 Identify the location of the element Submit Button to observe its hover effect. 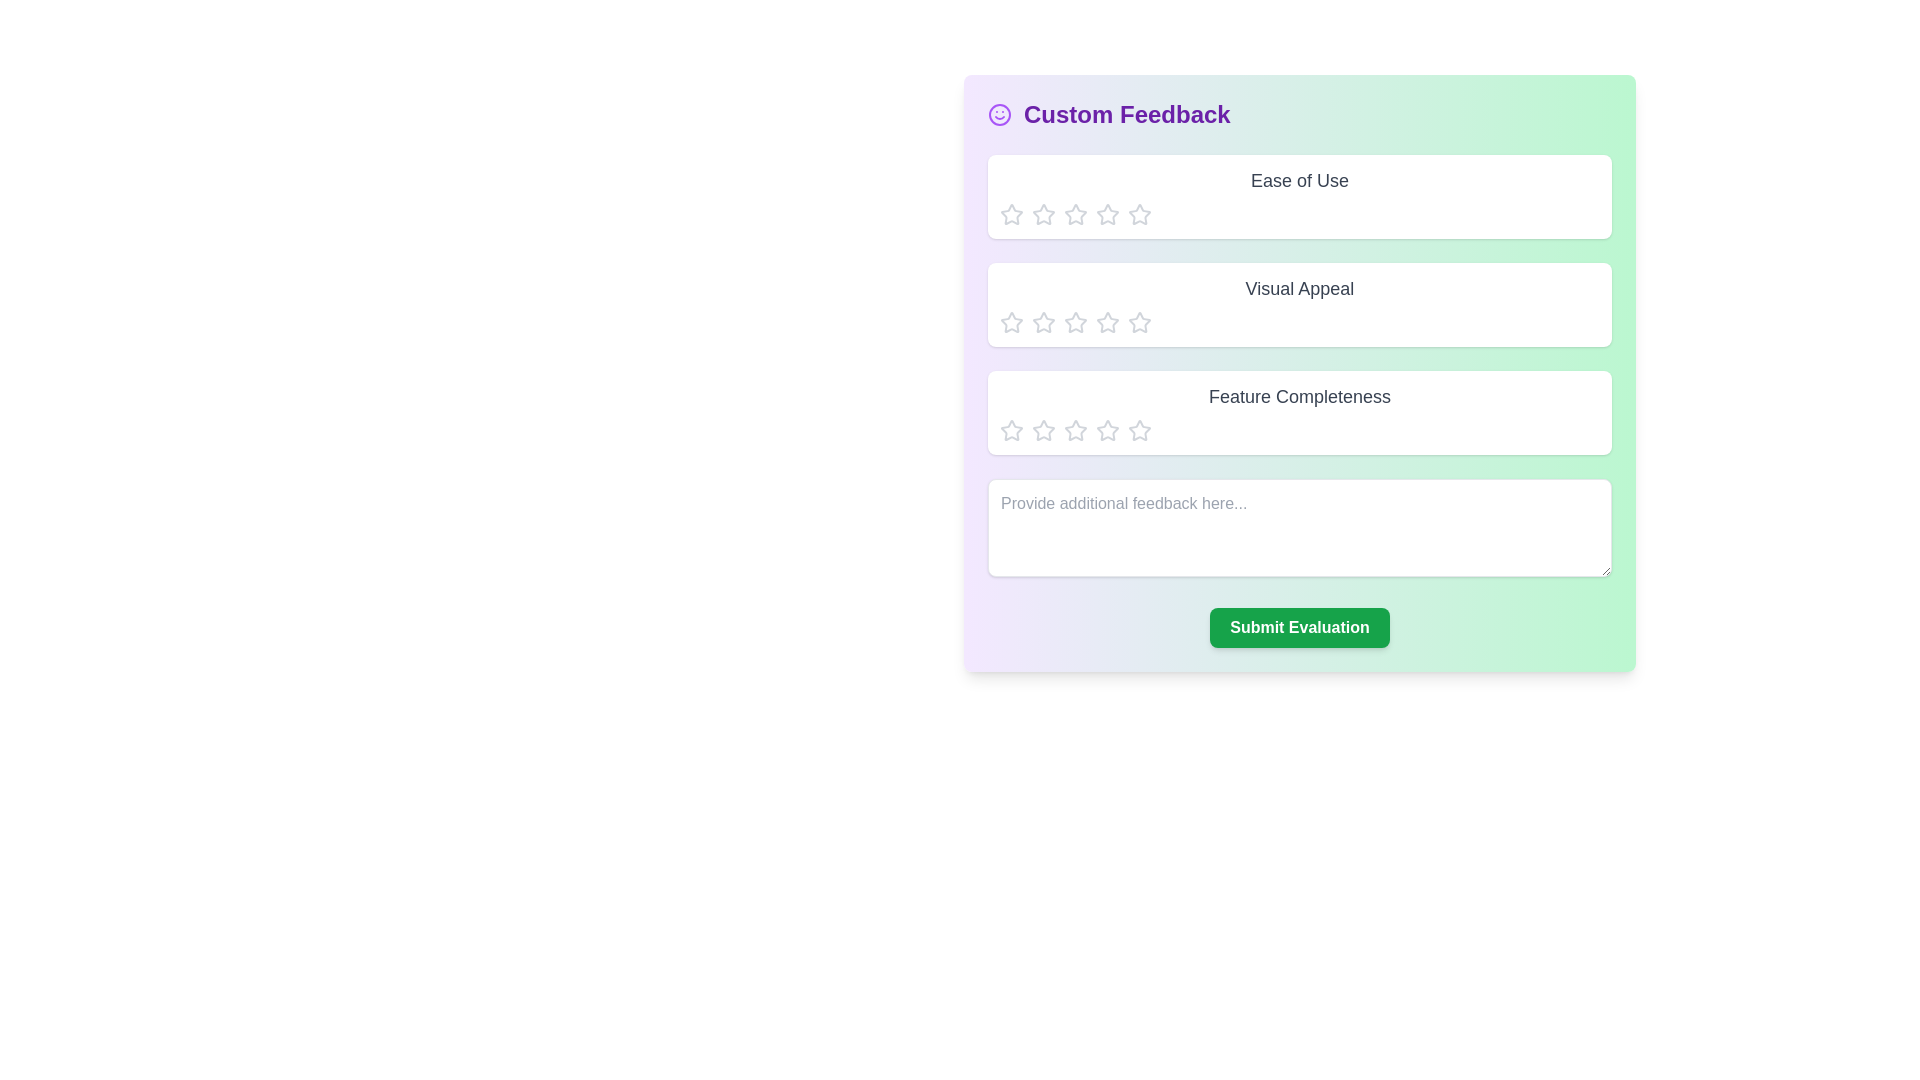
(1299, 627).